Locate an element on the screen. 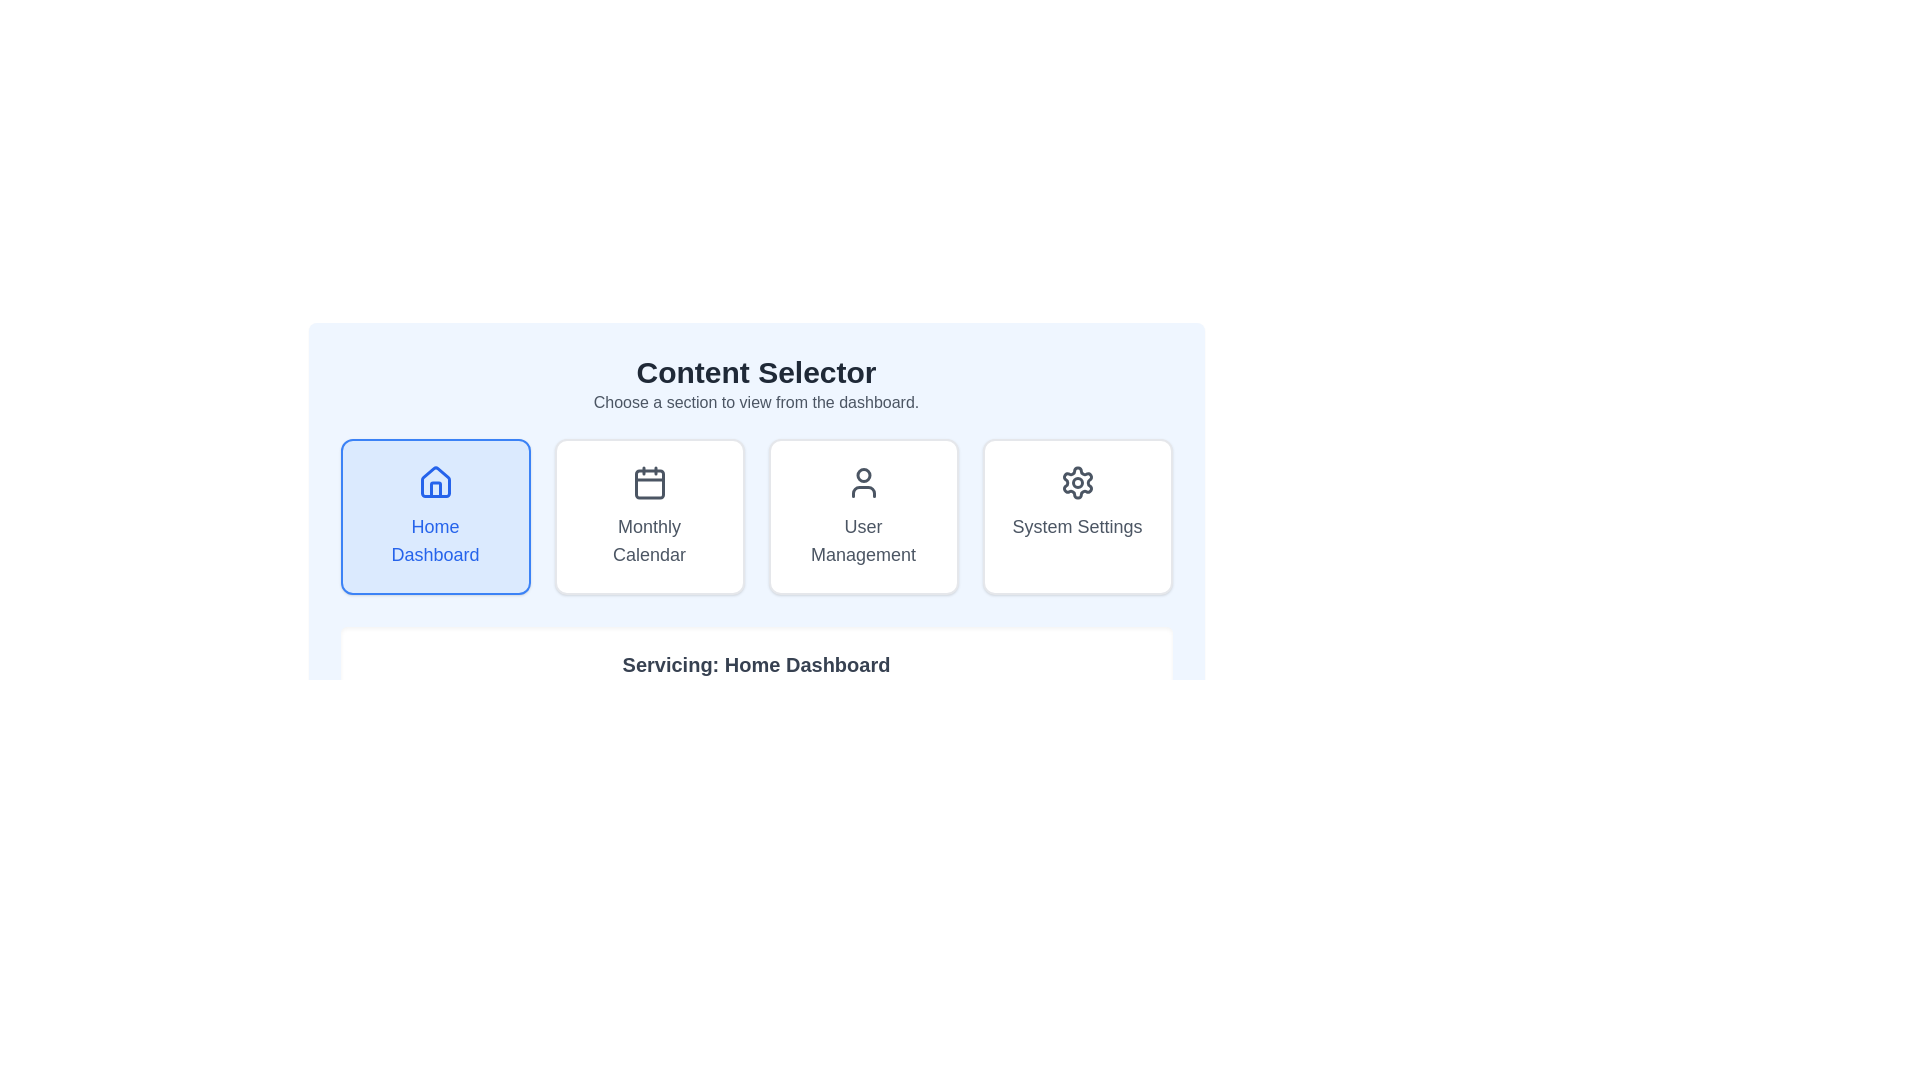 The height and width of the screenshot is (1080, 1920). the 'Monthly Calendar' interactive button, which features a calendar icon and is positioned between the 'Home Dashboard' and 'User Management' buttons is located at coordinates (649, 515).